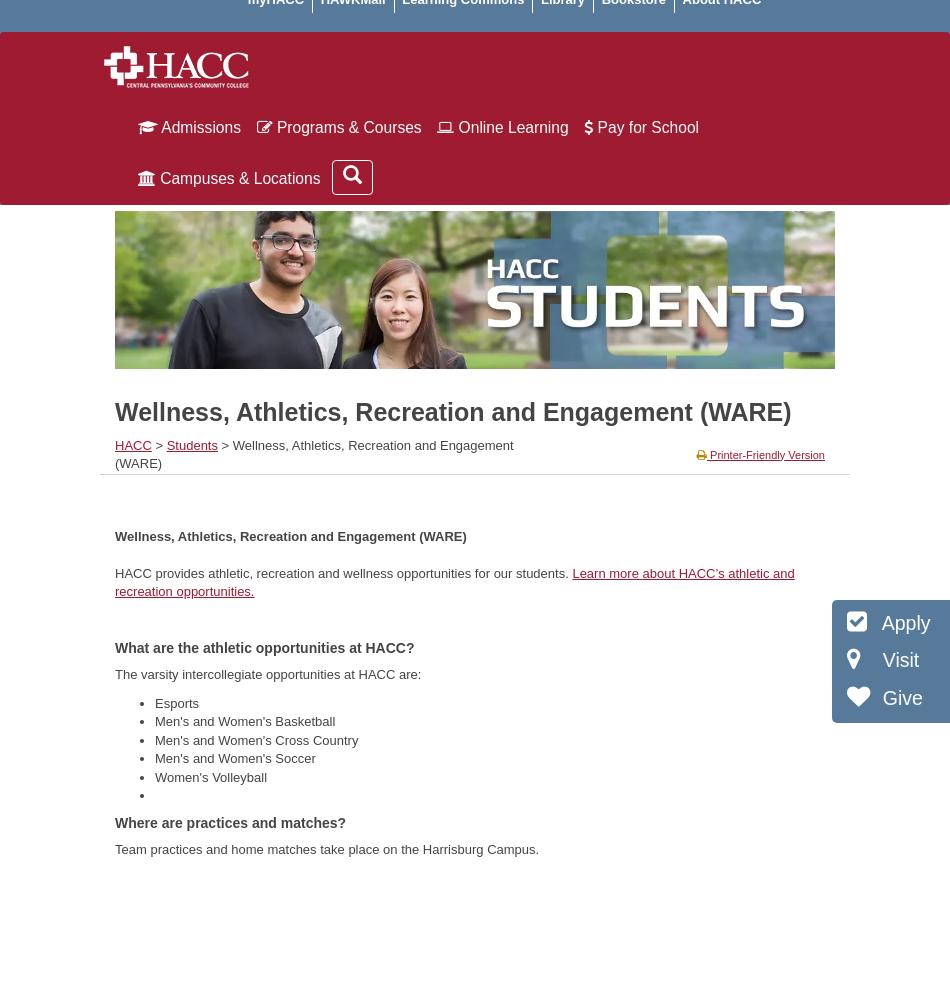 The width and height of the screenshot is (950, 1000). I want to click on 'Team practices and home matches take place on the Harrisburg Campus.', so click(325, 848).